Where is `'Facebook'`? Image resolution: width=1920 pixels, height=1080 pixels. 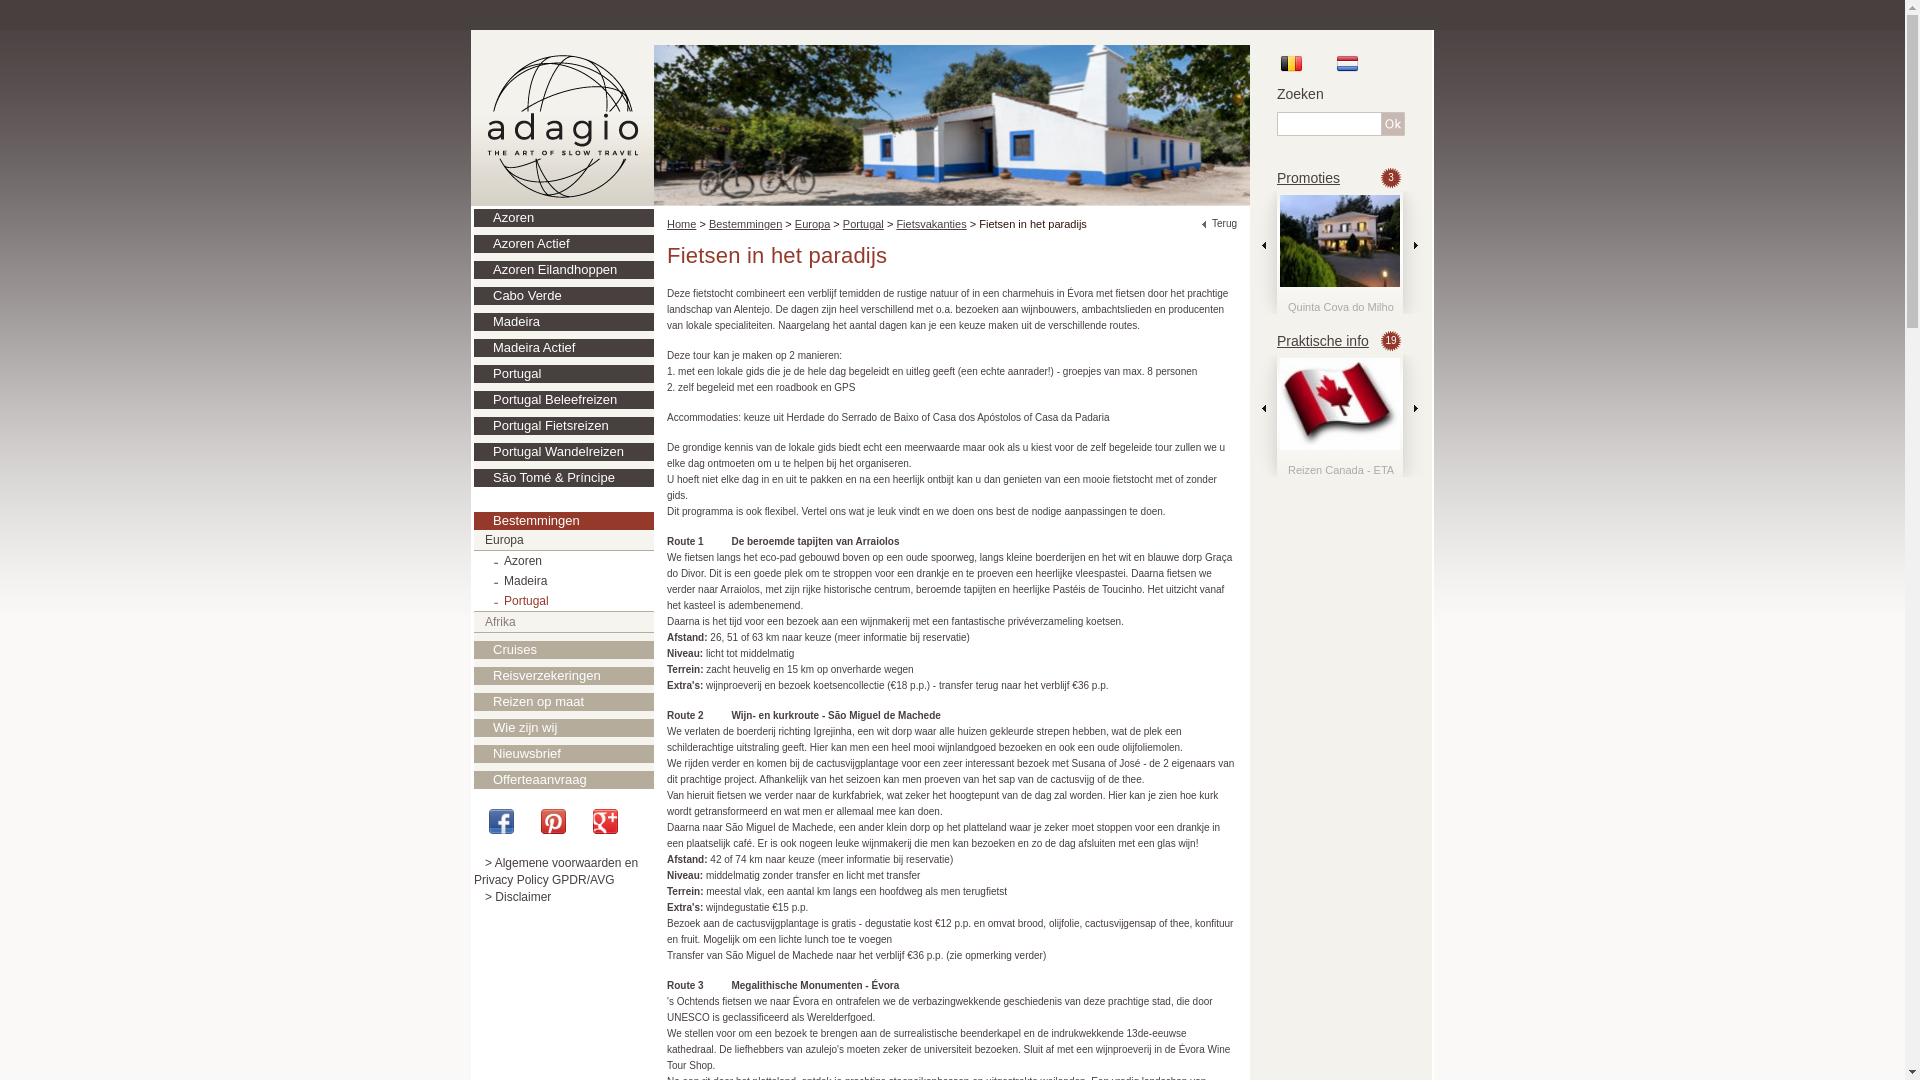
'Facebook' is located at coordinates (510, 821).